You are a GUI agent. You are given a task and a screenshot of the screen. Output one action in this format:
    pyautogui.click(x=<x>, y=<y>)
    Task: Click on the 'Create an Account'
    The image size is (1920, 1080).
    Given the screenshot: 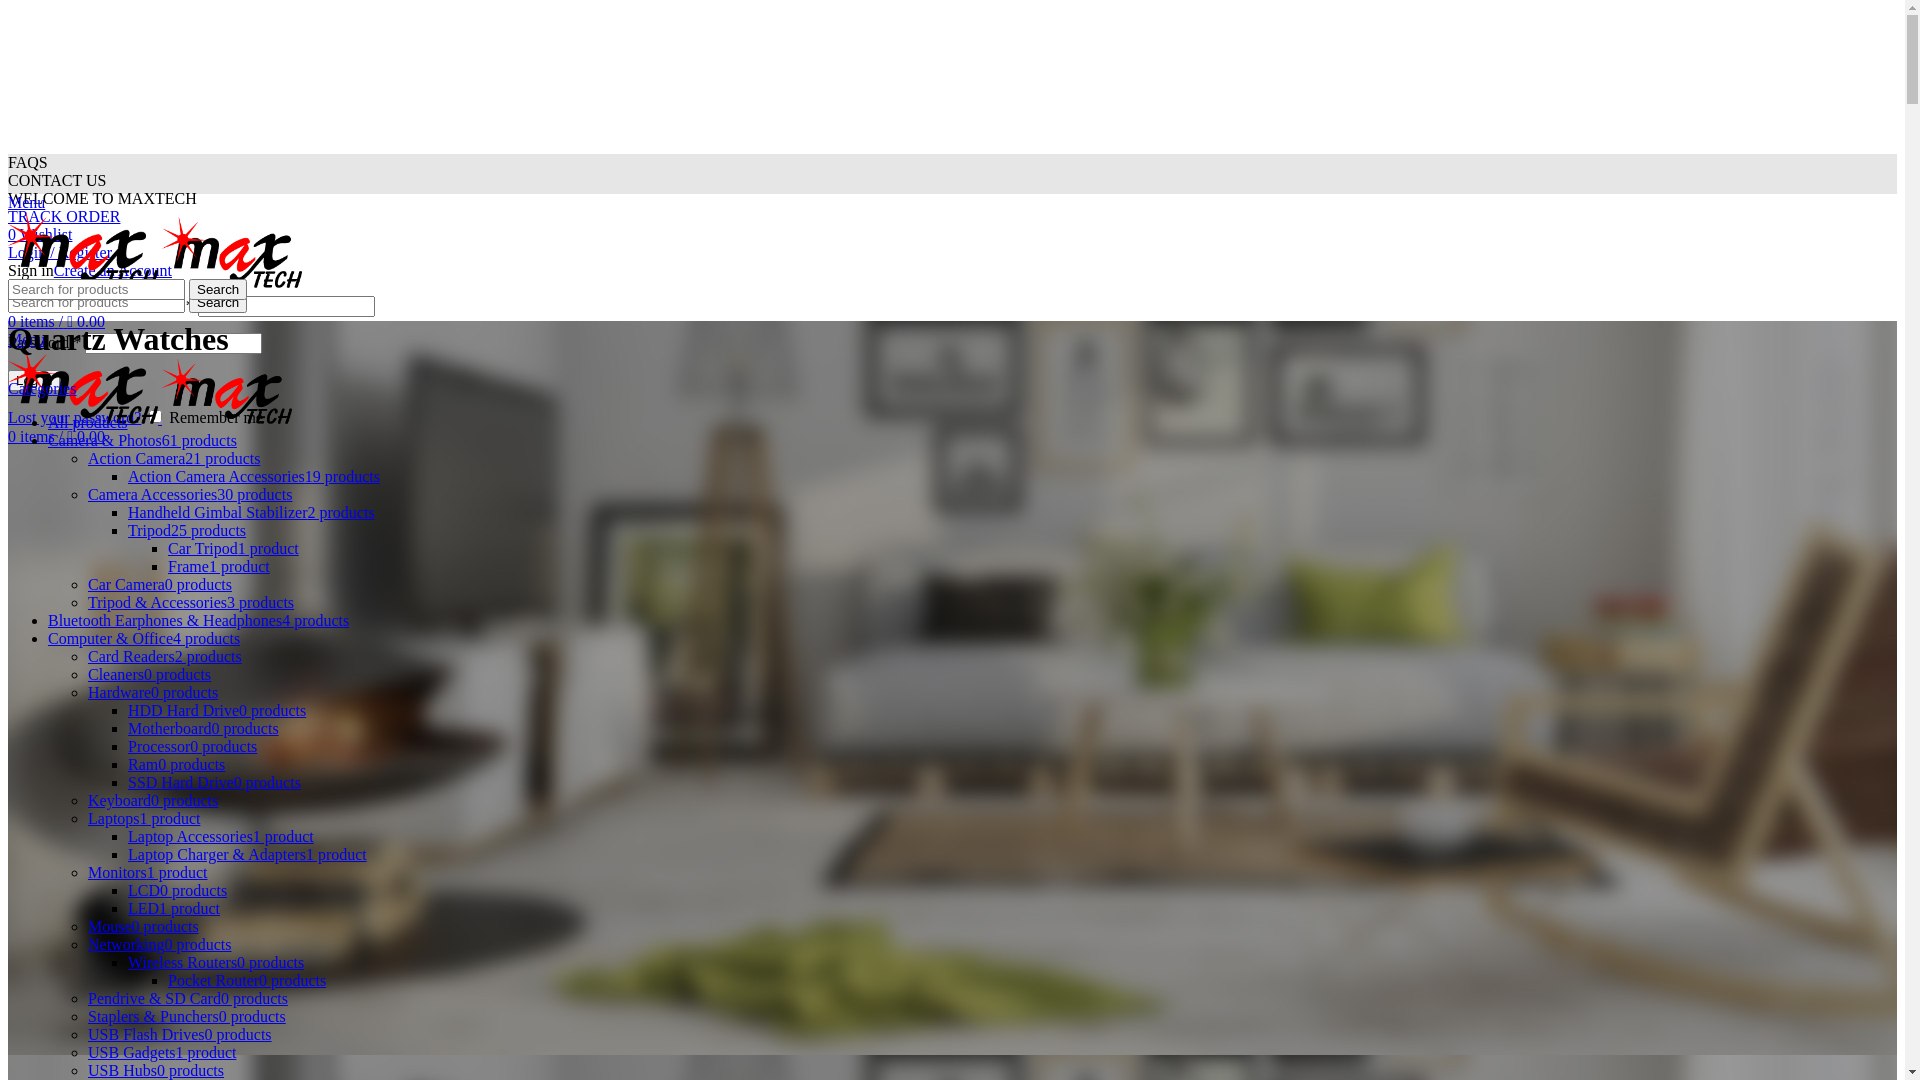 What is the action you would take?
    pyautogui.click(x=112, y=270)
    